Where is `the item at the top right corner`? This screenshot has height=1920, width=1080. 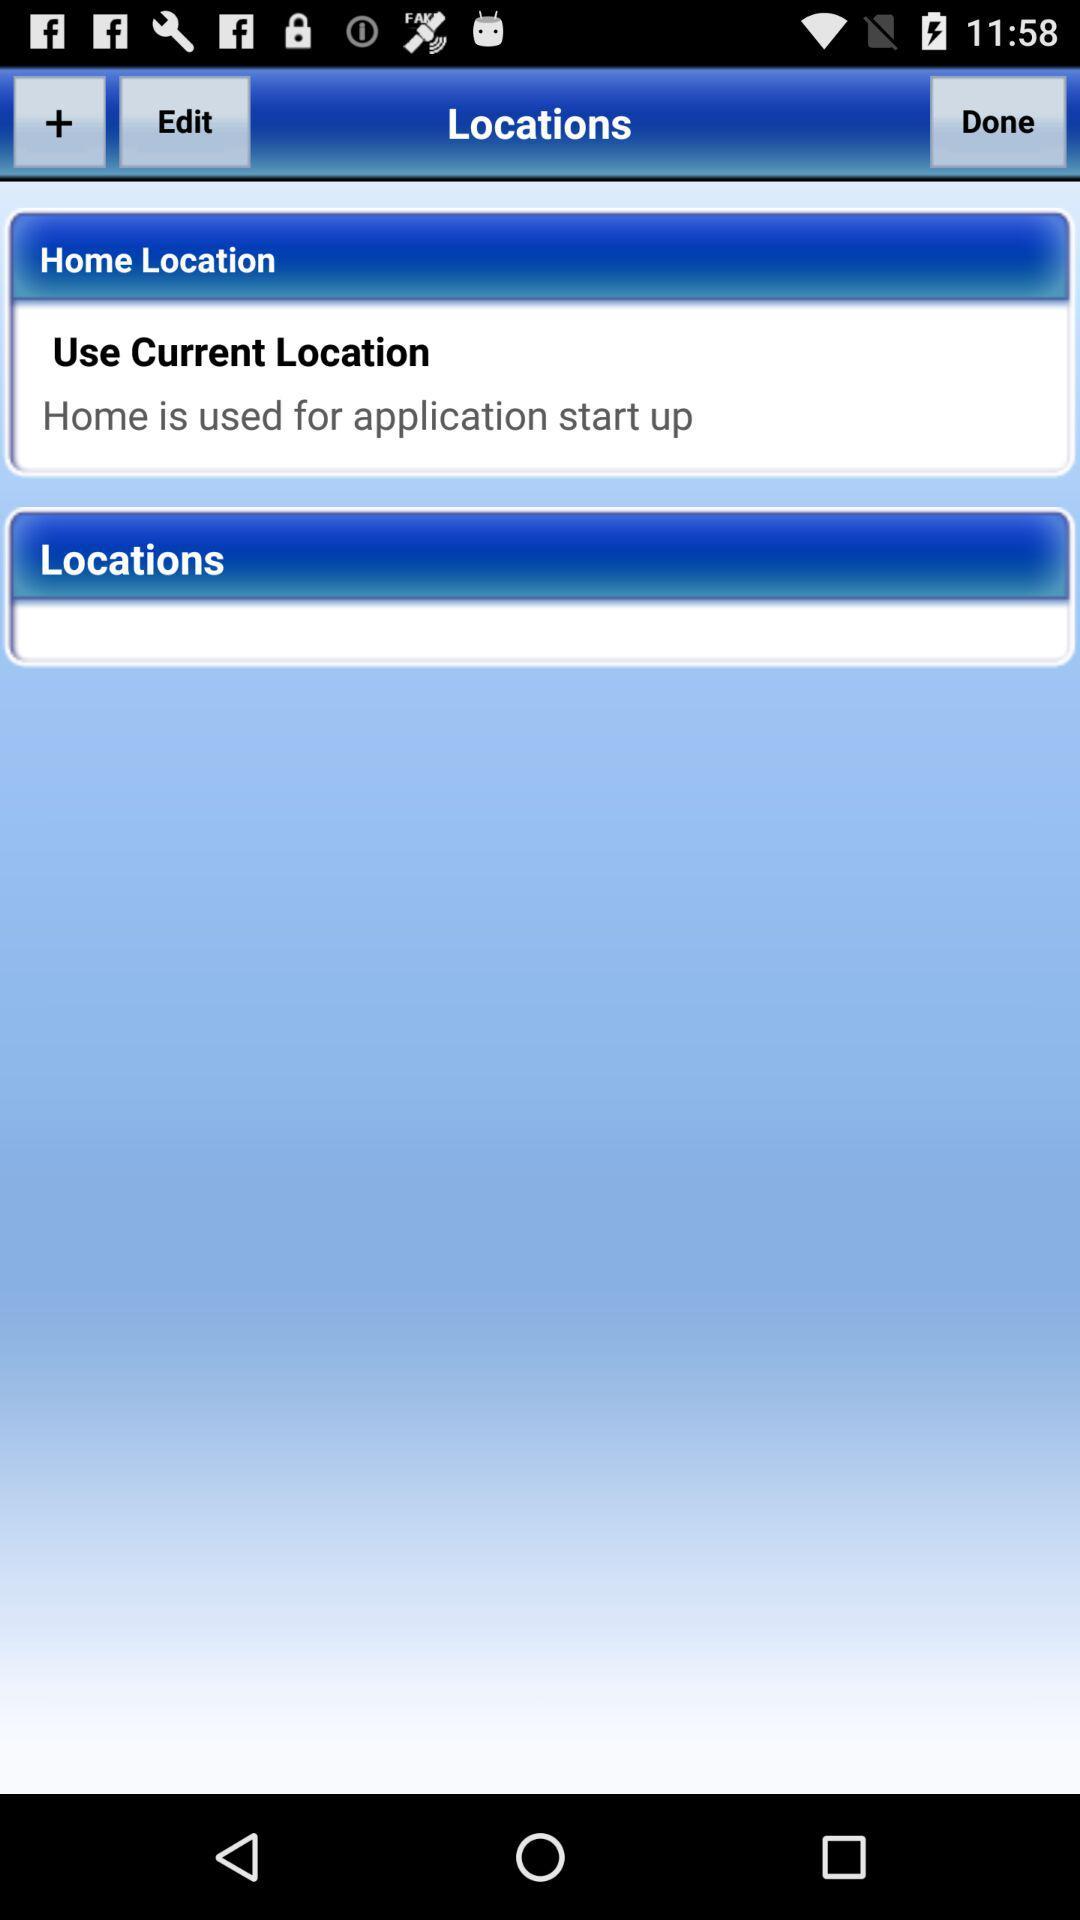 the item at the top right corner is located at coordinates (998, 120).